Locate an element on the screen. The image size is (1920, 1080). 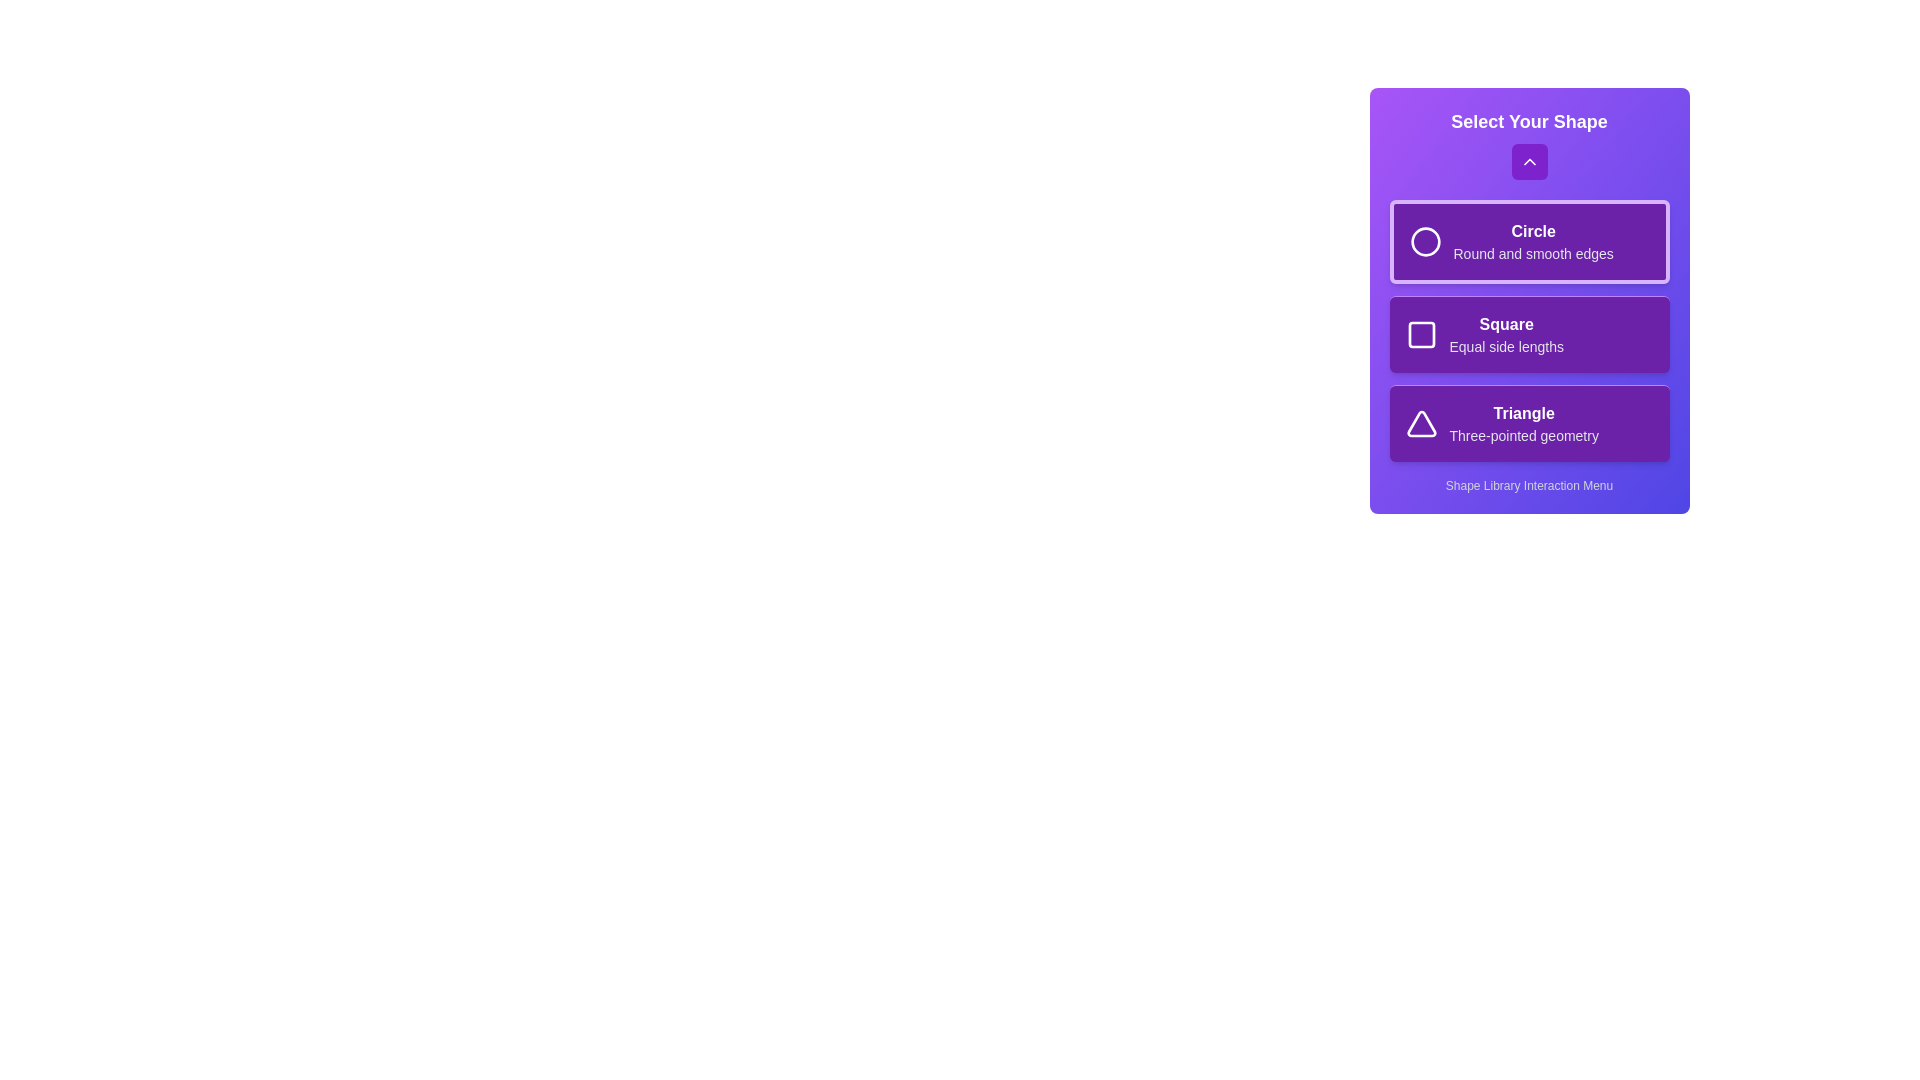
the icon of the shape Circle is located at coordinates (1424, 241).